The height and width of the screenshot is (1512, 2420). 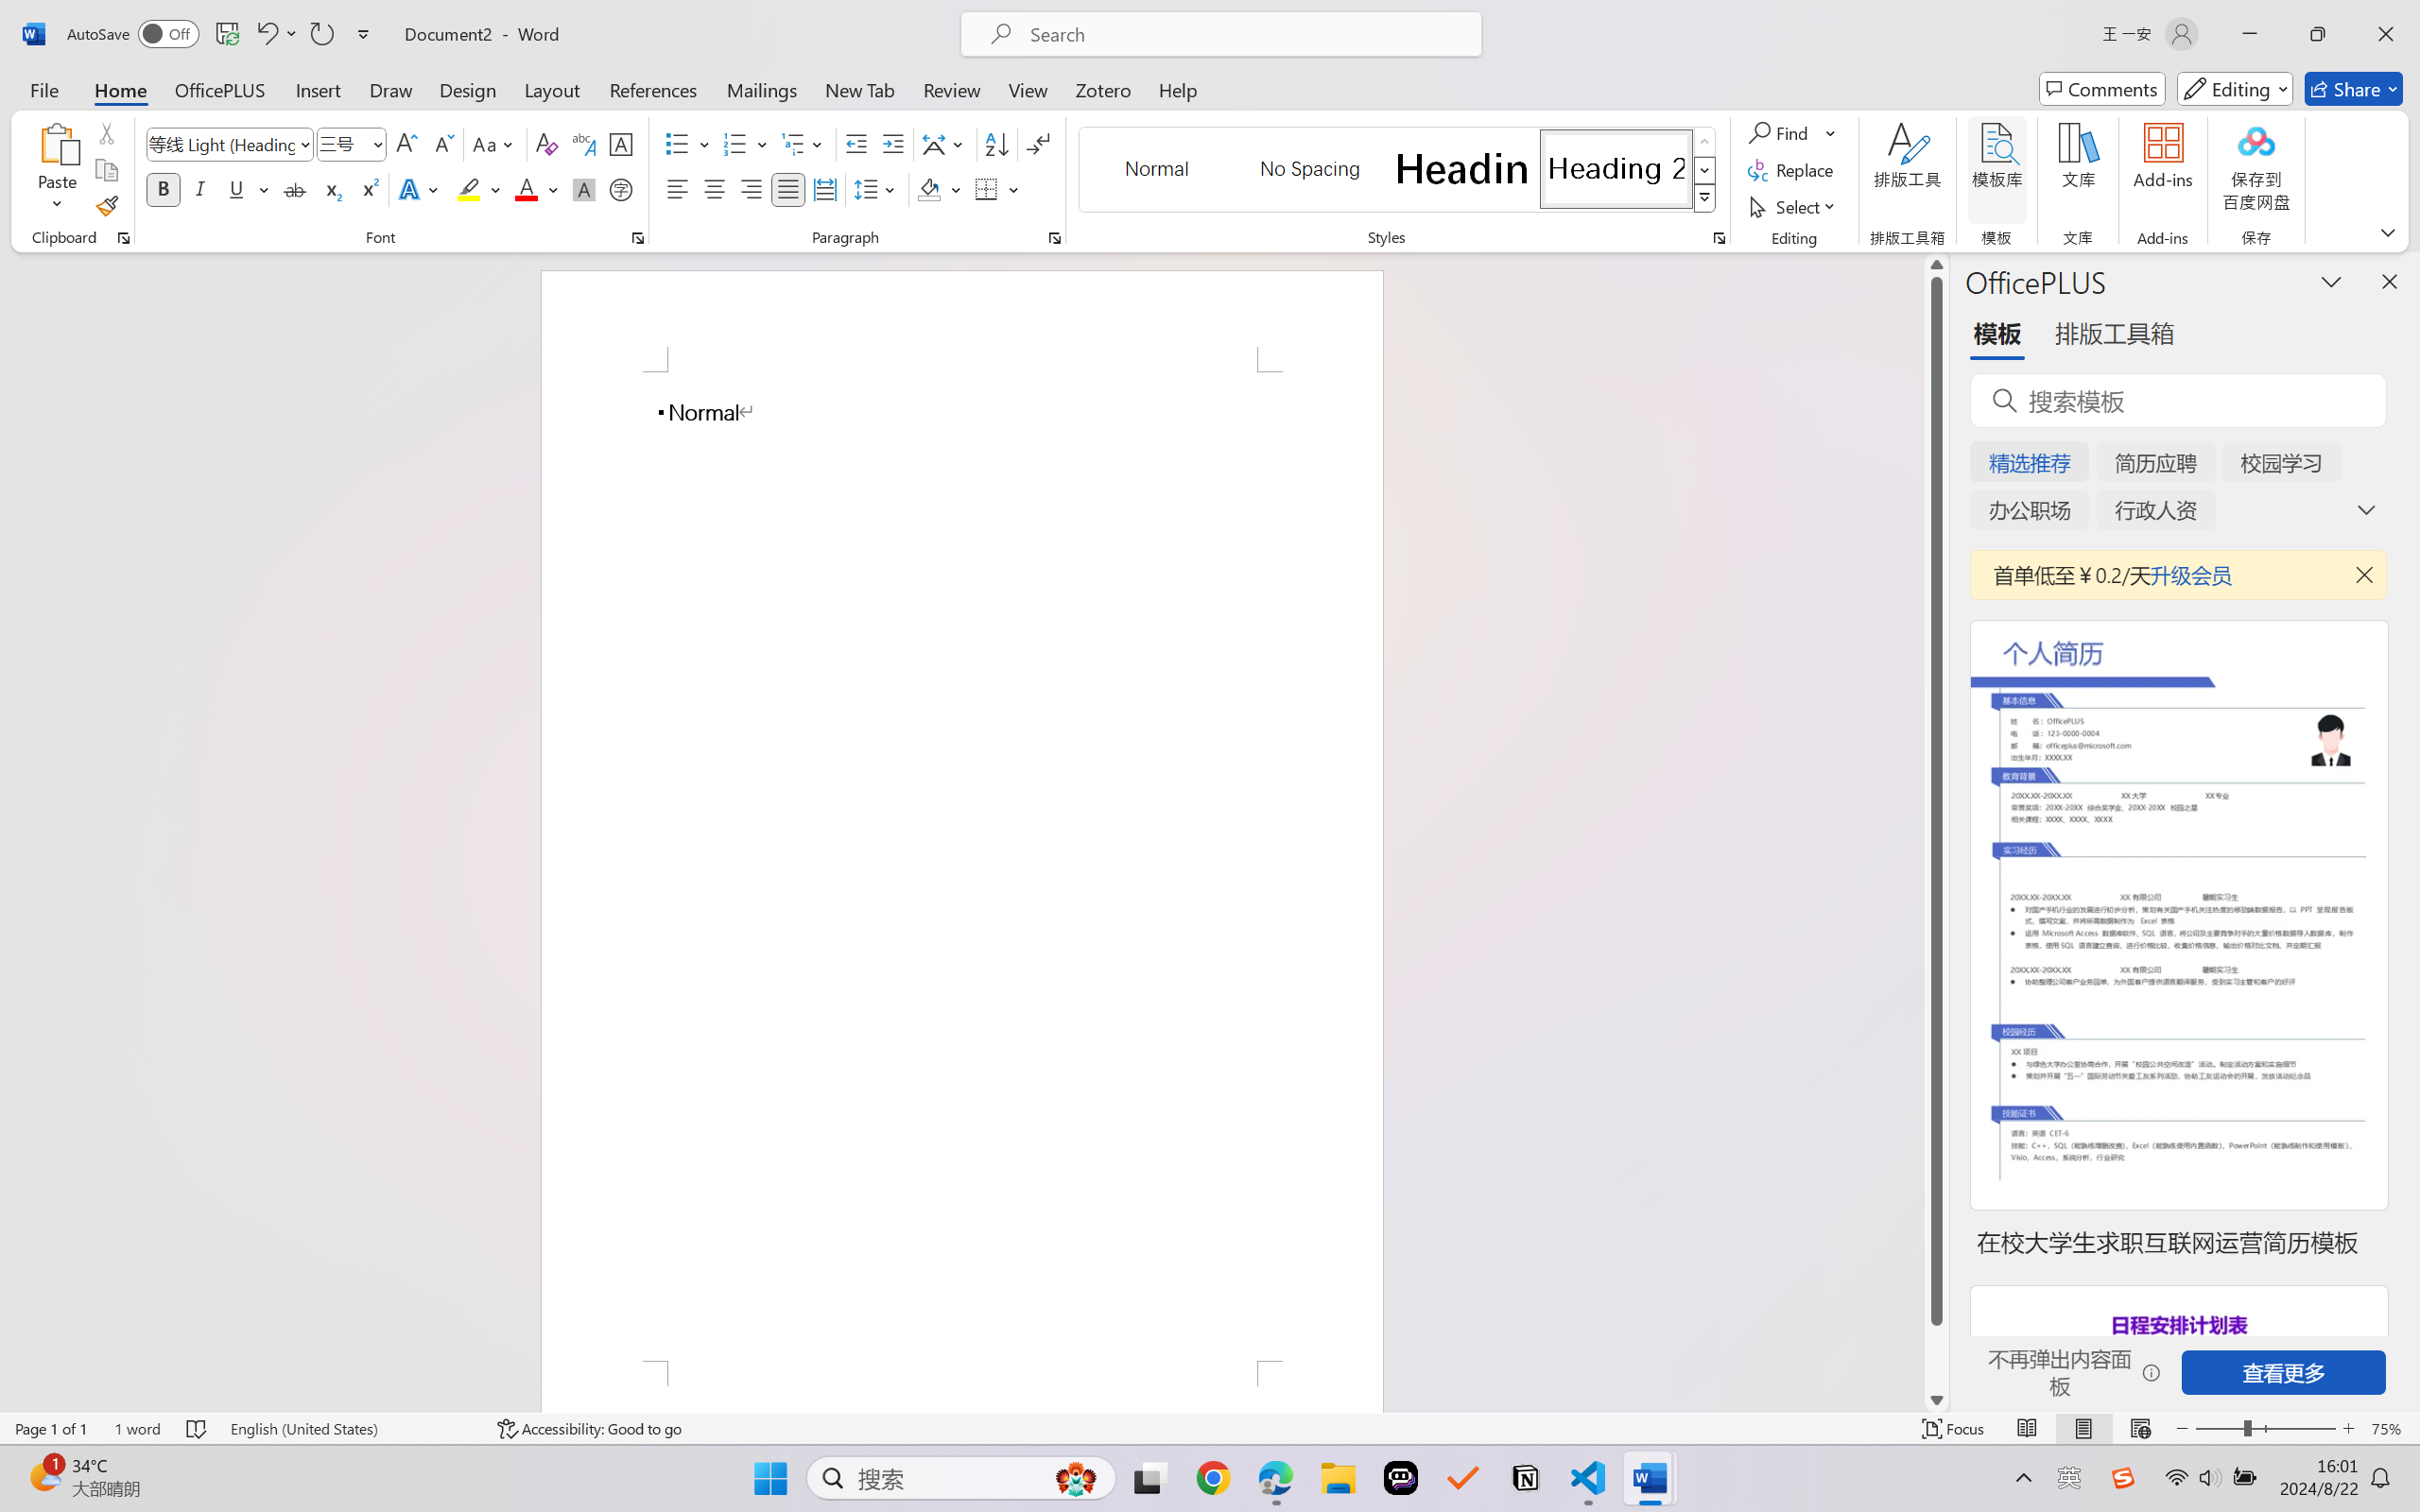 I want to click on 'Task Pane Options', so click(x=2331, y=281).